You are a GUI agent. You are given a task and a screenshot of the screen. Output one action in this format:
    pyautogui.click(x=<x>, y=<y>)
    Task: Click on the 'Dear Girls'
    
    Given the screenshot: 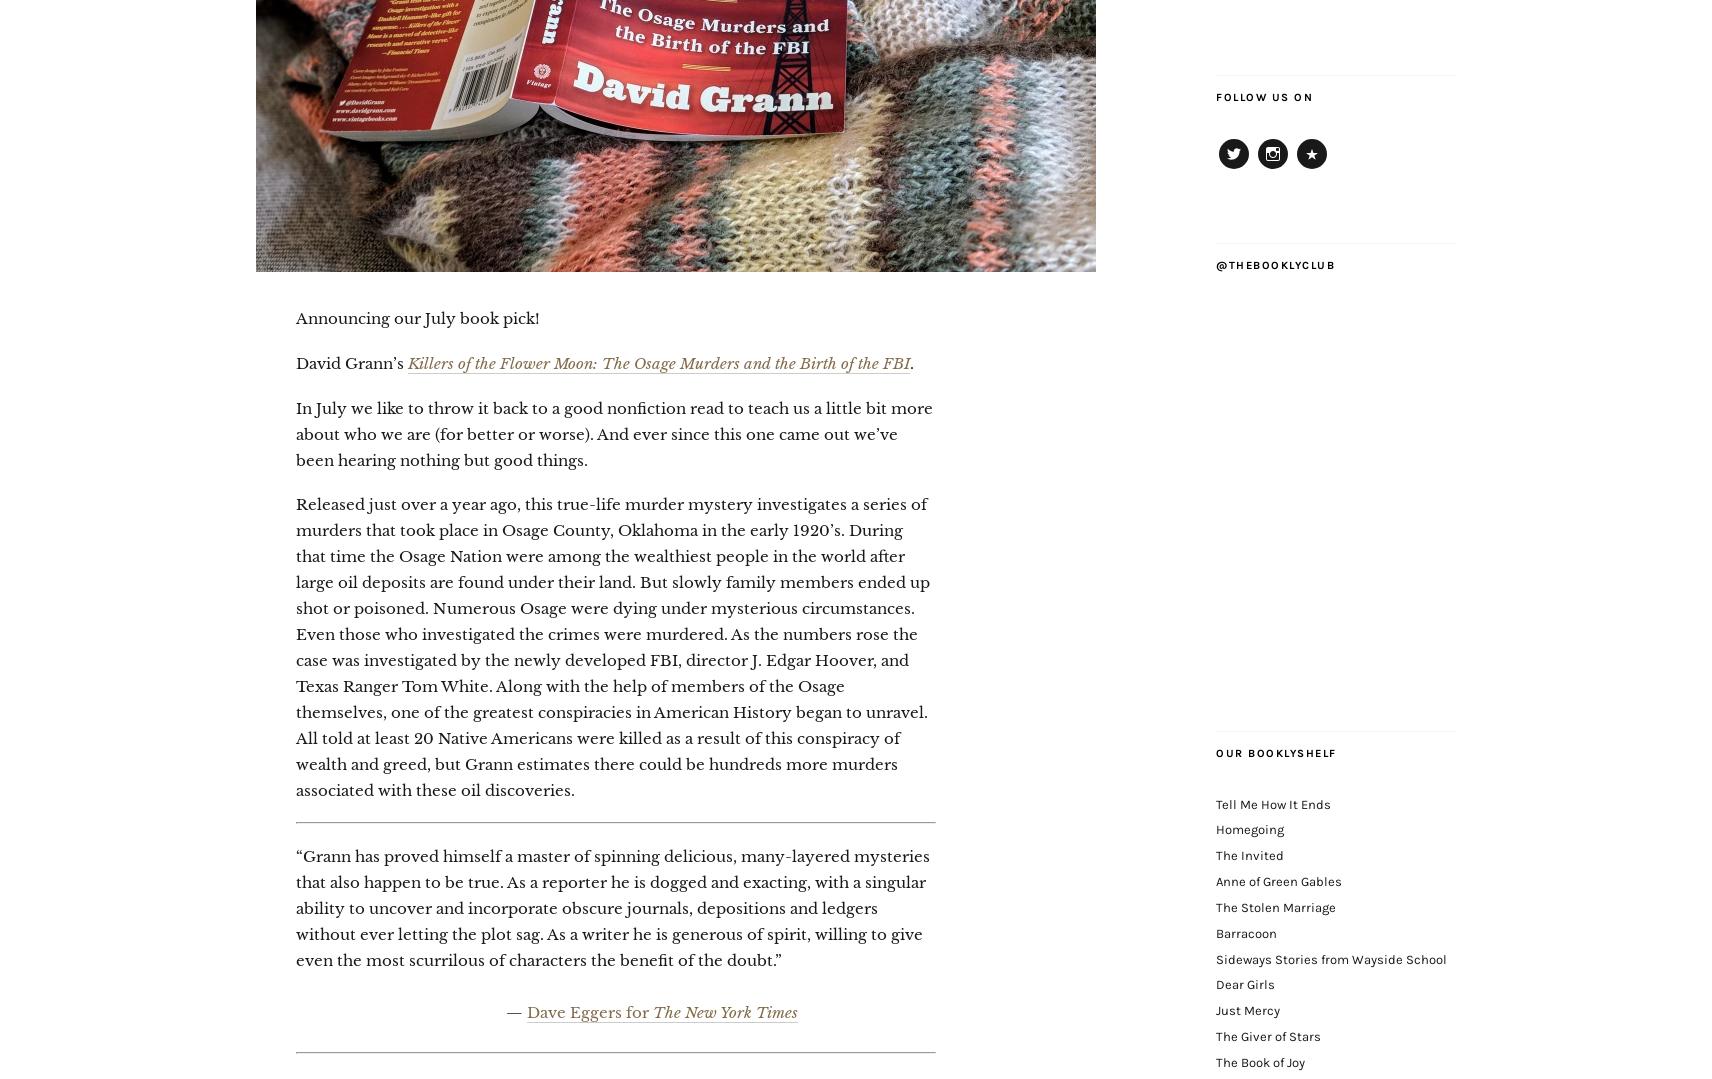 What is the action you would take?
    pyautogui.click(x=1245, y=983)
    